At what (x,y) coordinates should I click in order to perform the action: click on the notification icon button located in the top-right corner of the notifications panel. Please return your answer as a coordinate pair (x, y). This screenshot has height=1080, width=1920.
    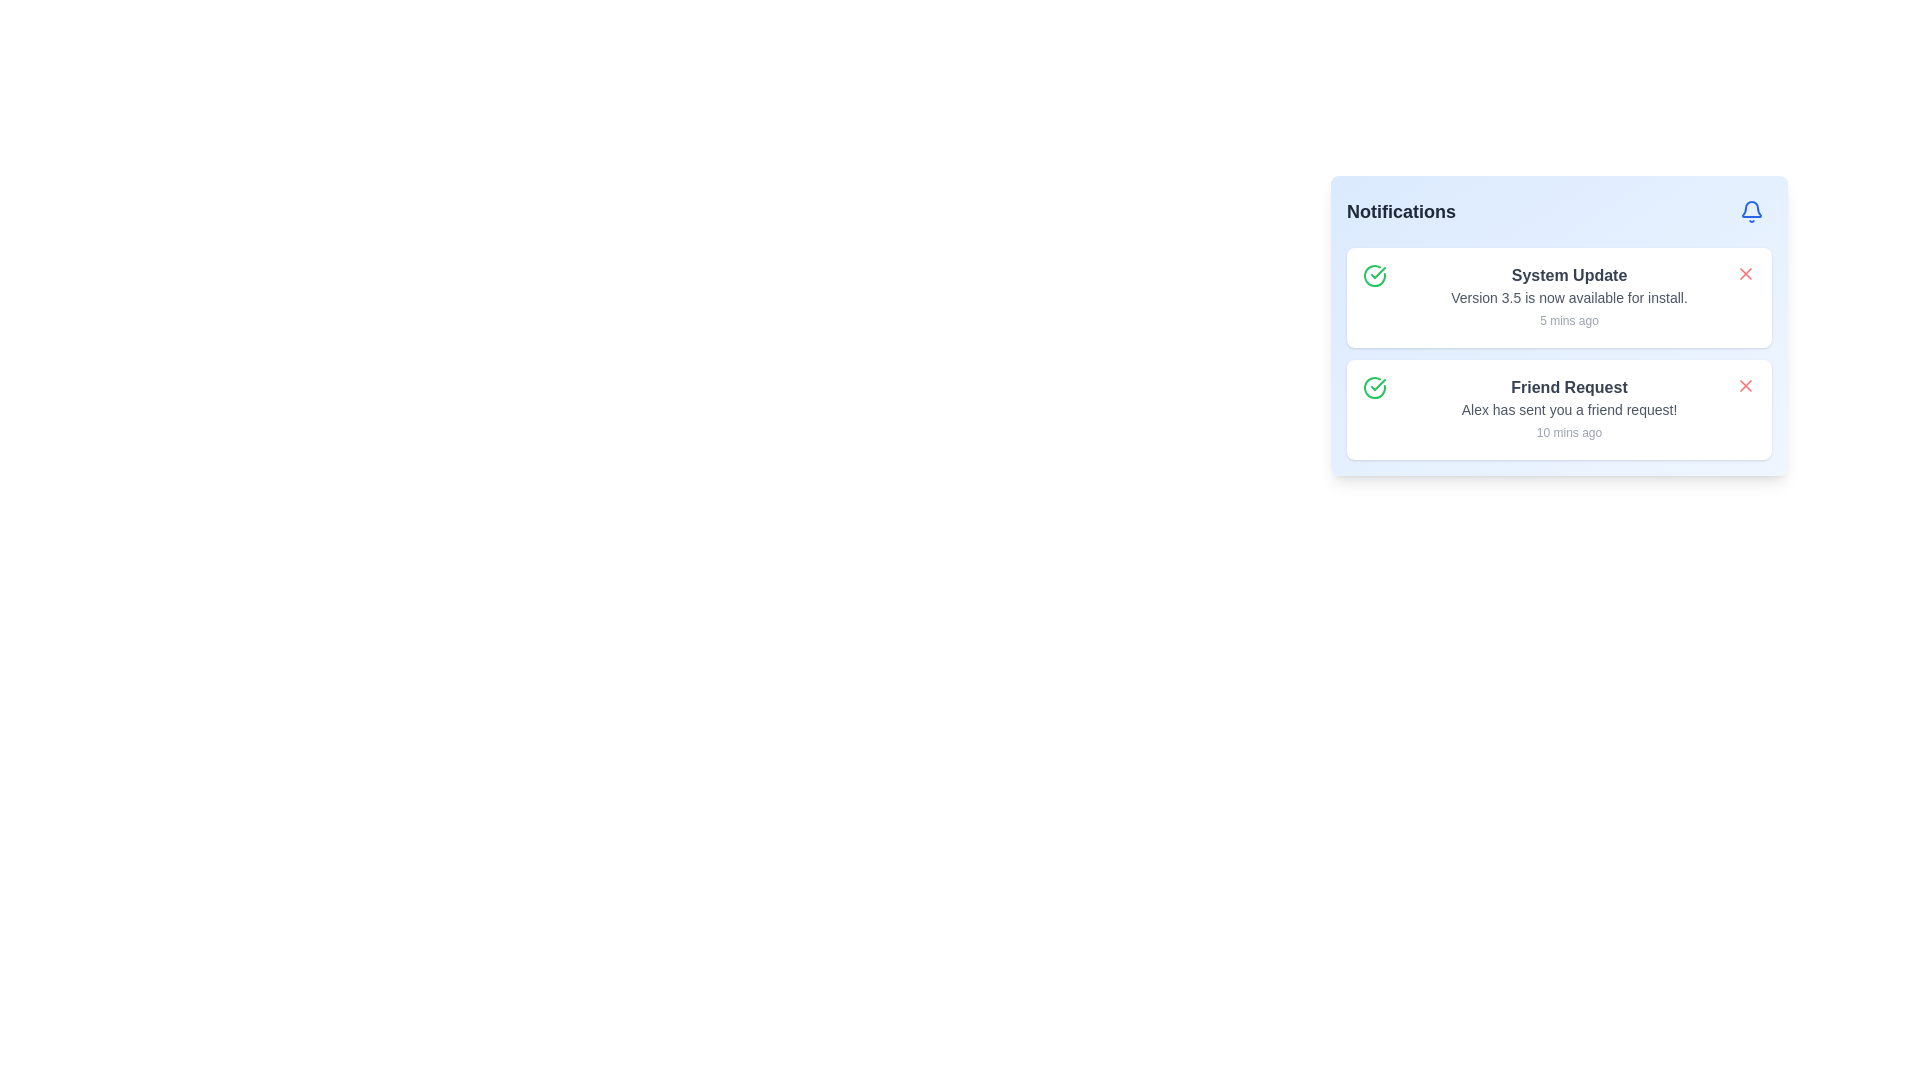
    Looking at the image, I should click on (1751, 212).